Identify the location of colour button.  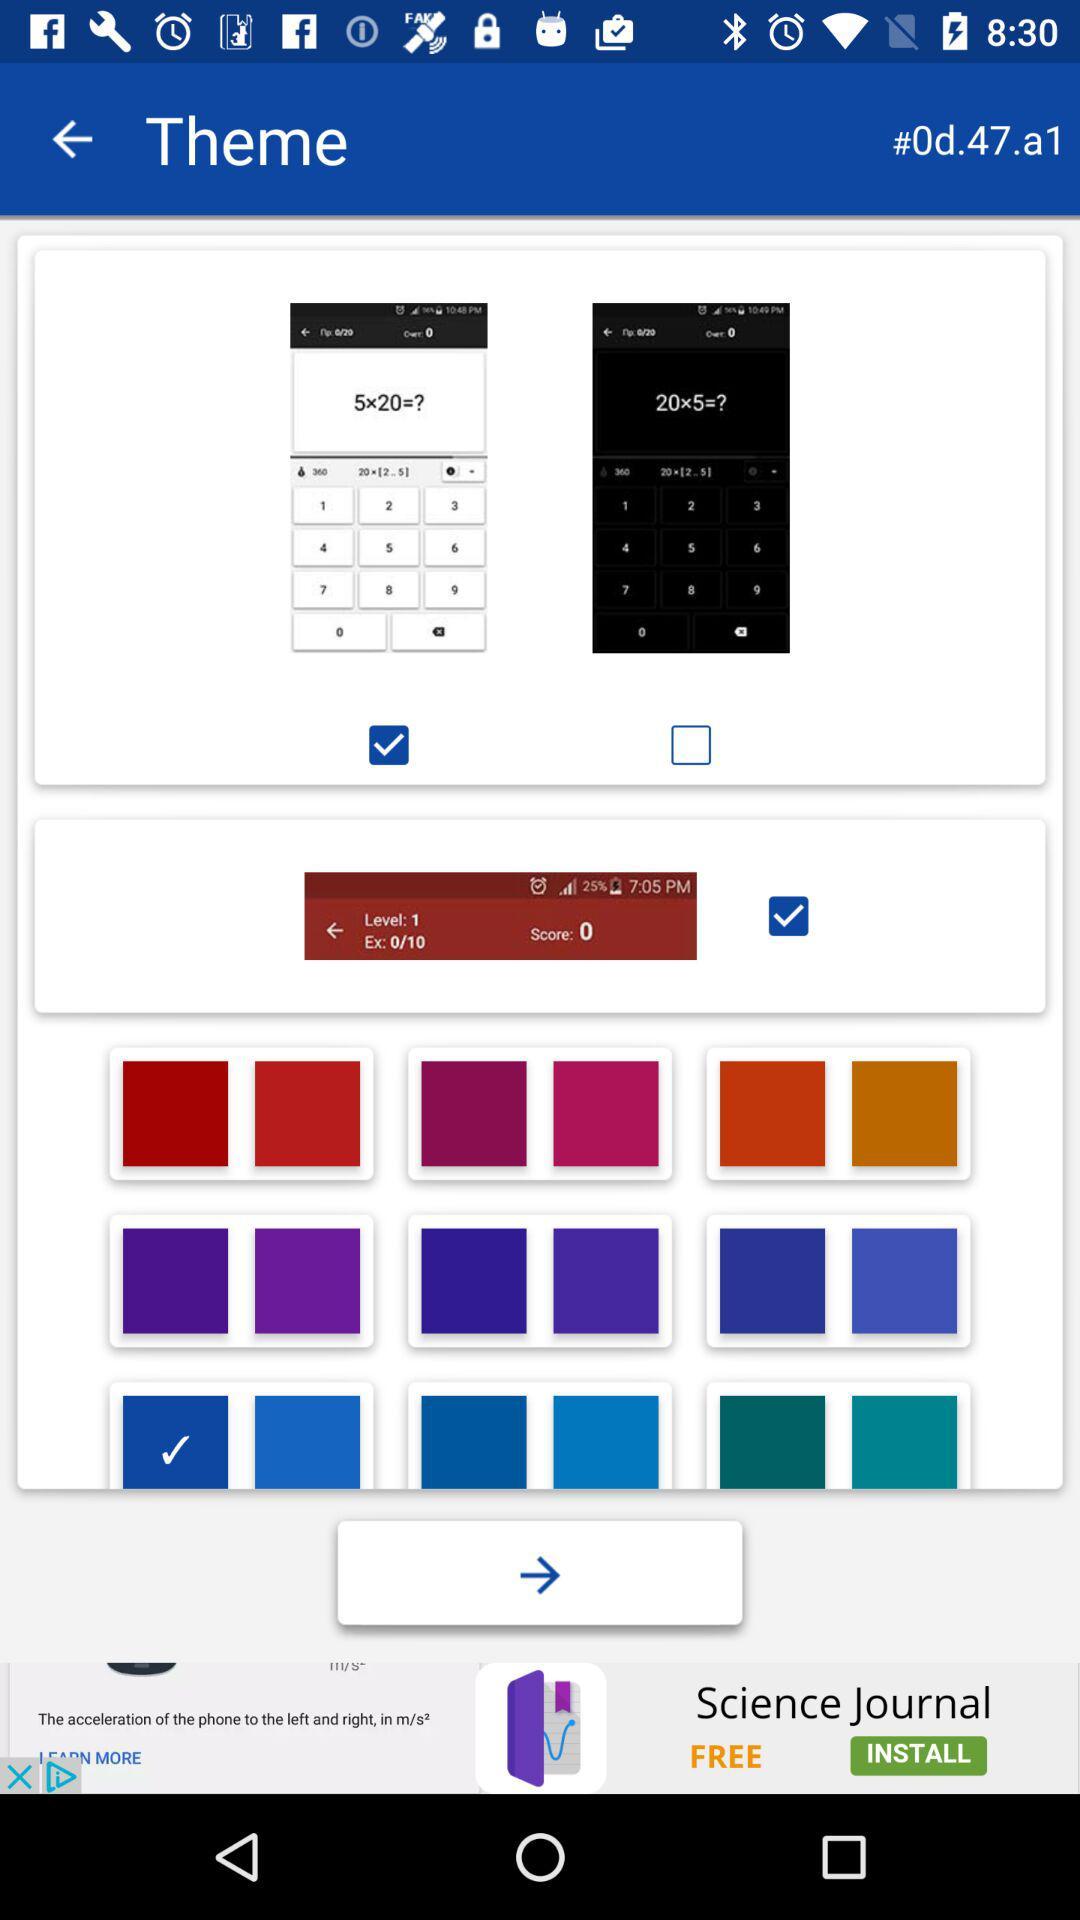
(604, 1112).